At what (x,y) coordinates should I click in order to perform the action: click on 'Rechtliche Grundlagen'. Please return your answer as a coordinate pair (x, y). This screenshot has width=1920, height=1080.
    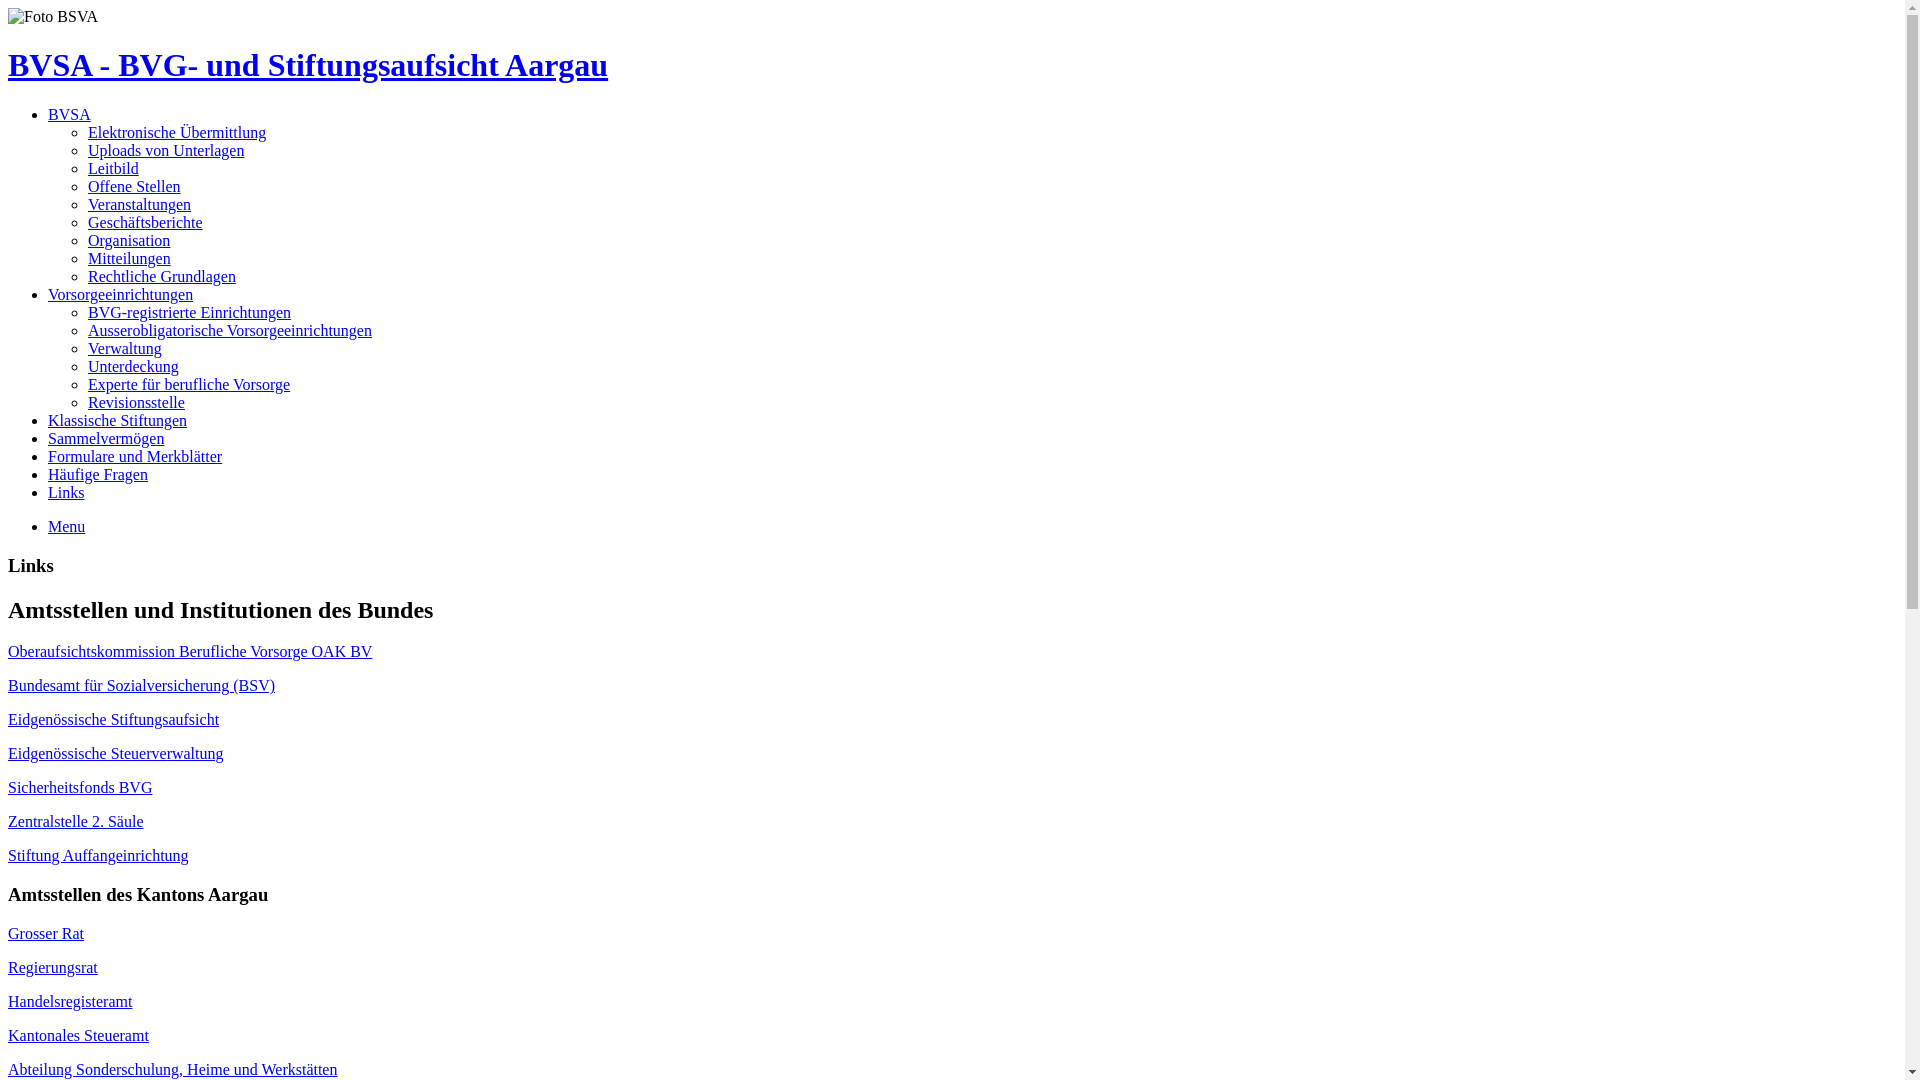
    Looking at the image, I should click on (162, 276).